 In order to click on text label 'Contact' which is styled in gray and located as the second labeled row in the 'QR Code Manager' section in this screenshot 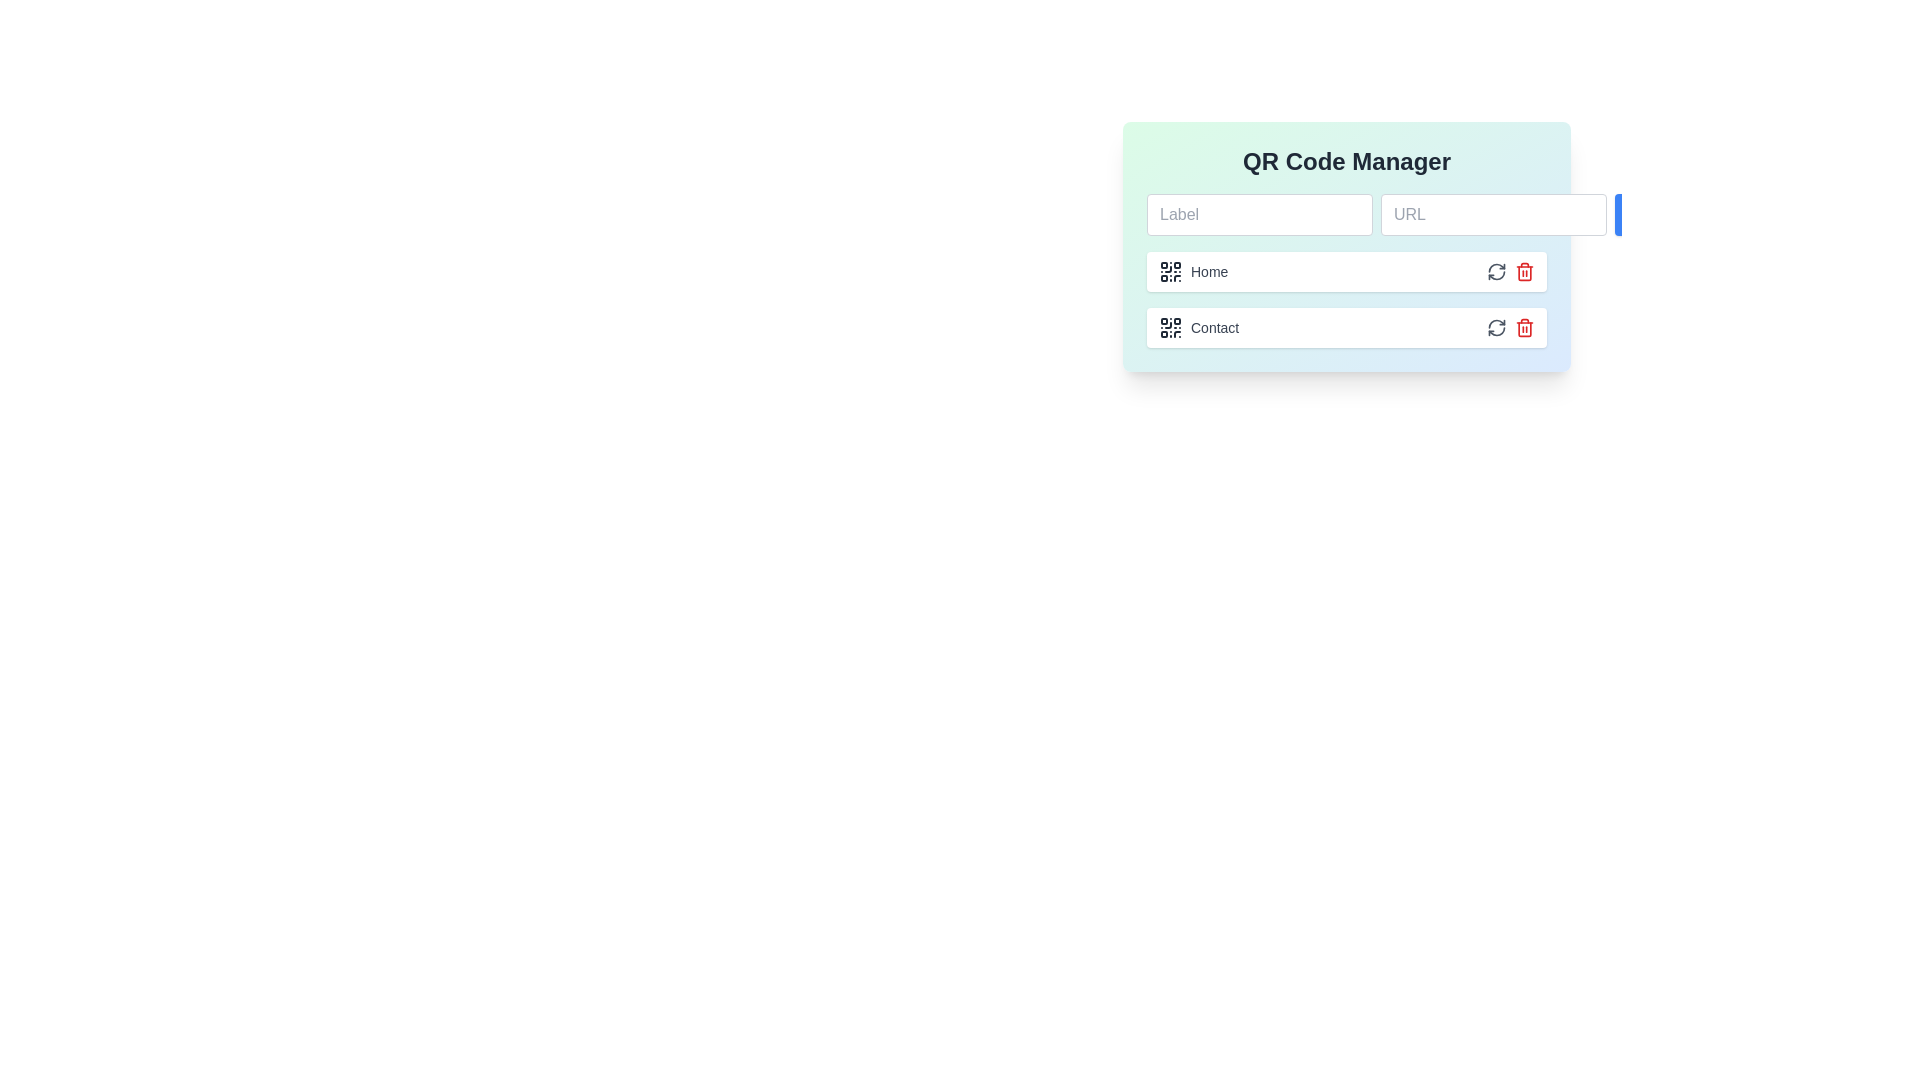, I will do `click(1214, 326)`.